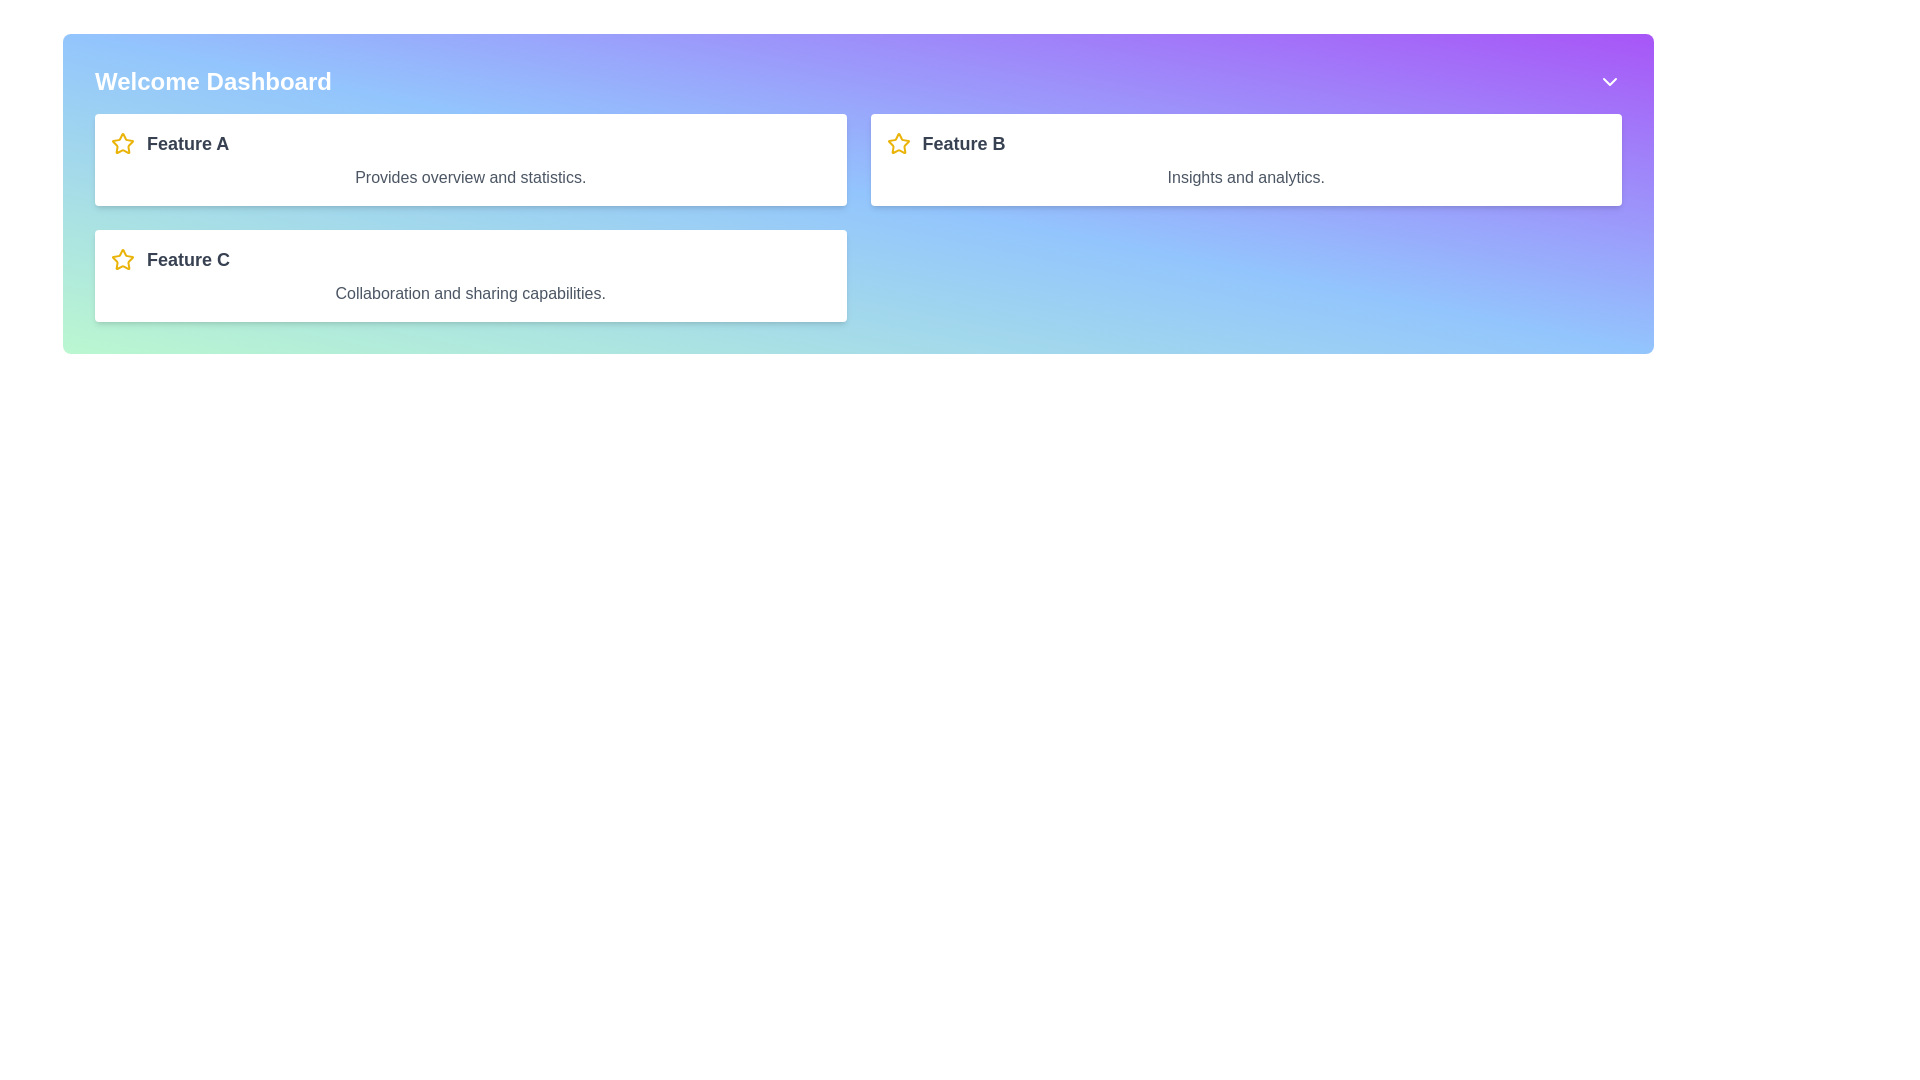  What do you see at coordinates (897, 142) in the screenshot?
I see `the star-shaped golden-yellow icon located at the top-right corner of the 'Feature B' card, to the left of the title 'Feature B'` at bounding box center [897, 142].